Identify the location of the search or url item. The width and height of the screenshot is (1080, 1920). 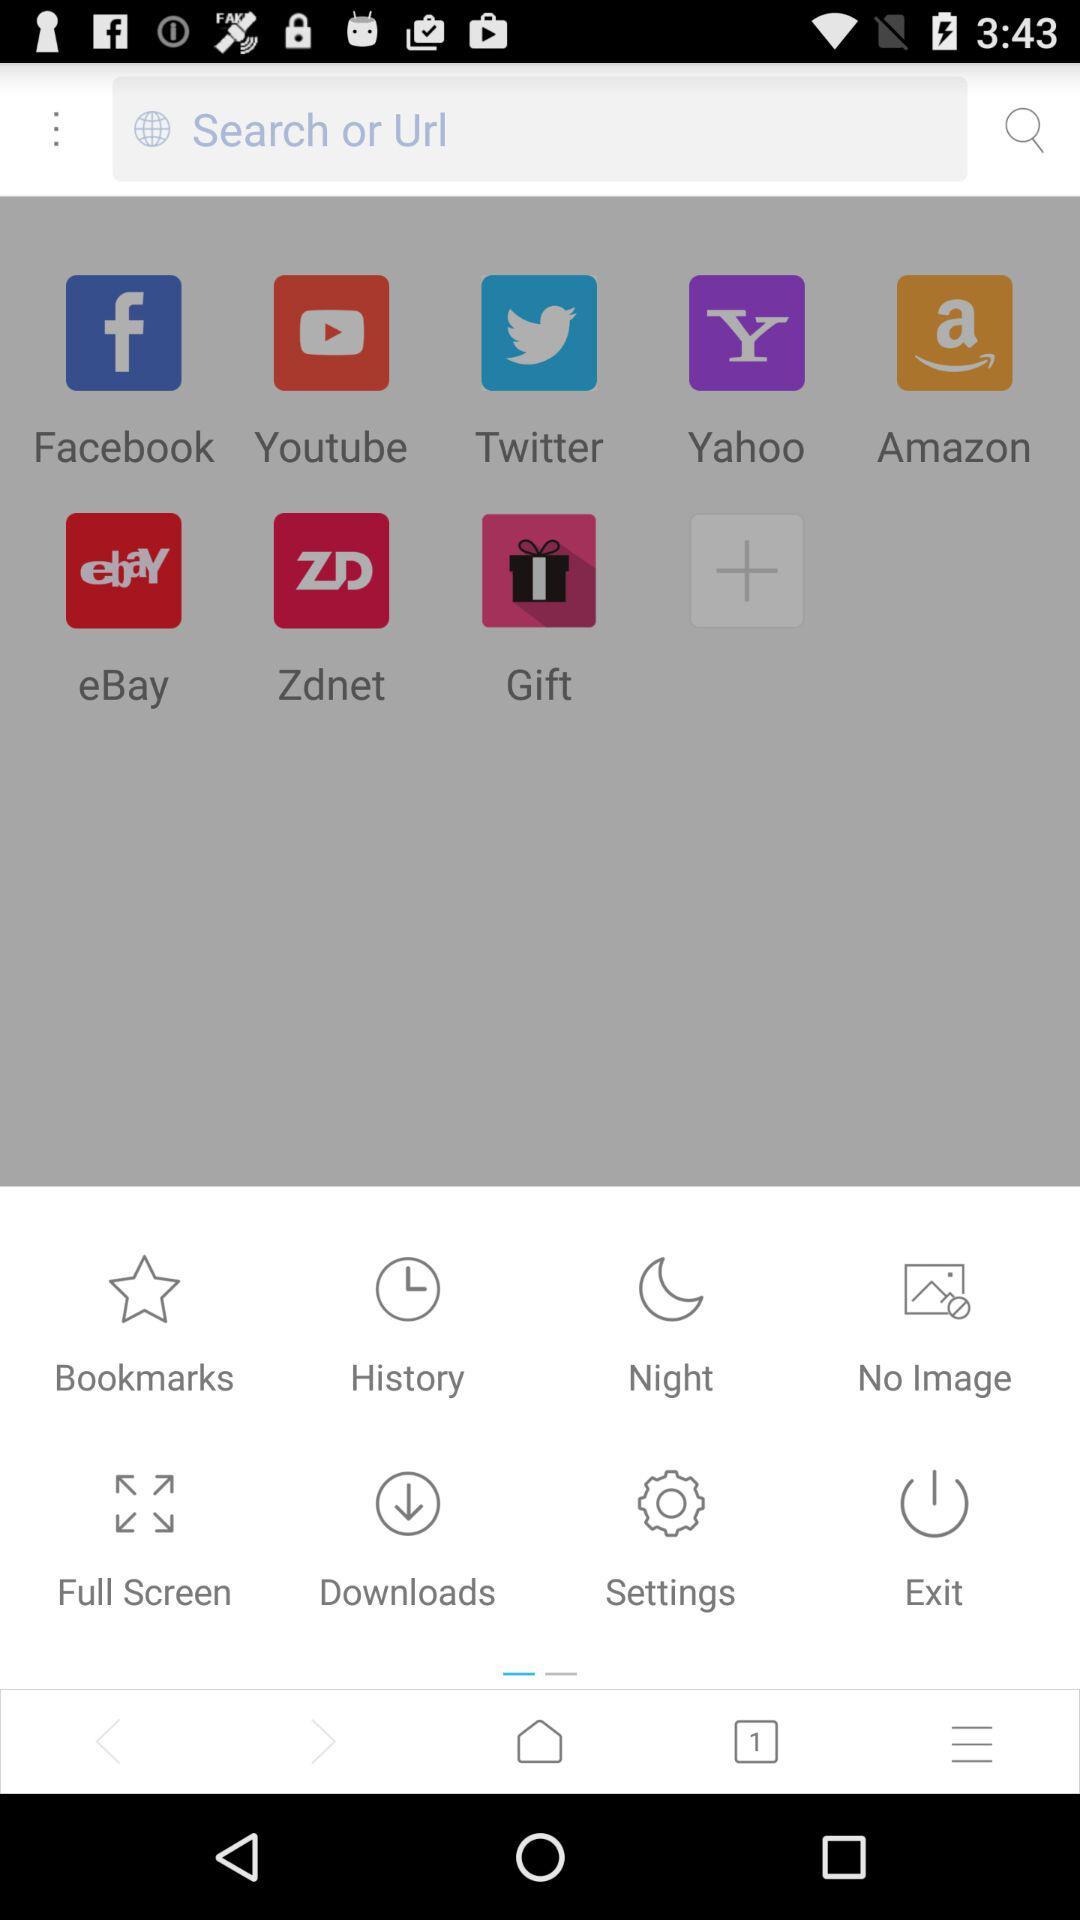
(579, 128).